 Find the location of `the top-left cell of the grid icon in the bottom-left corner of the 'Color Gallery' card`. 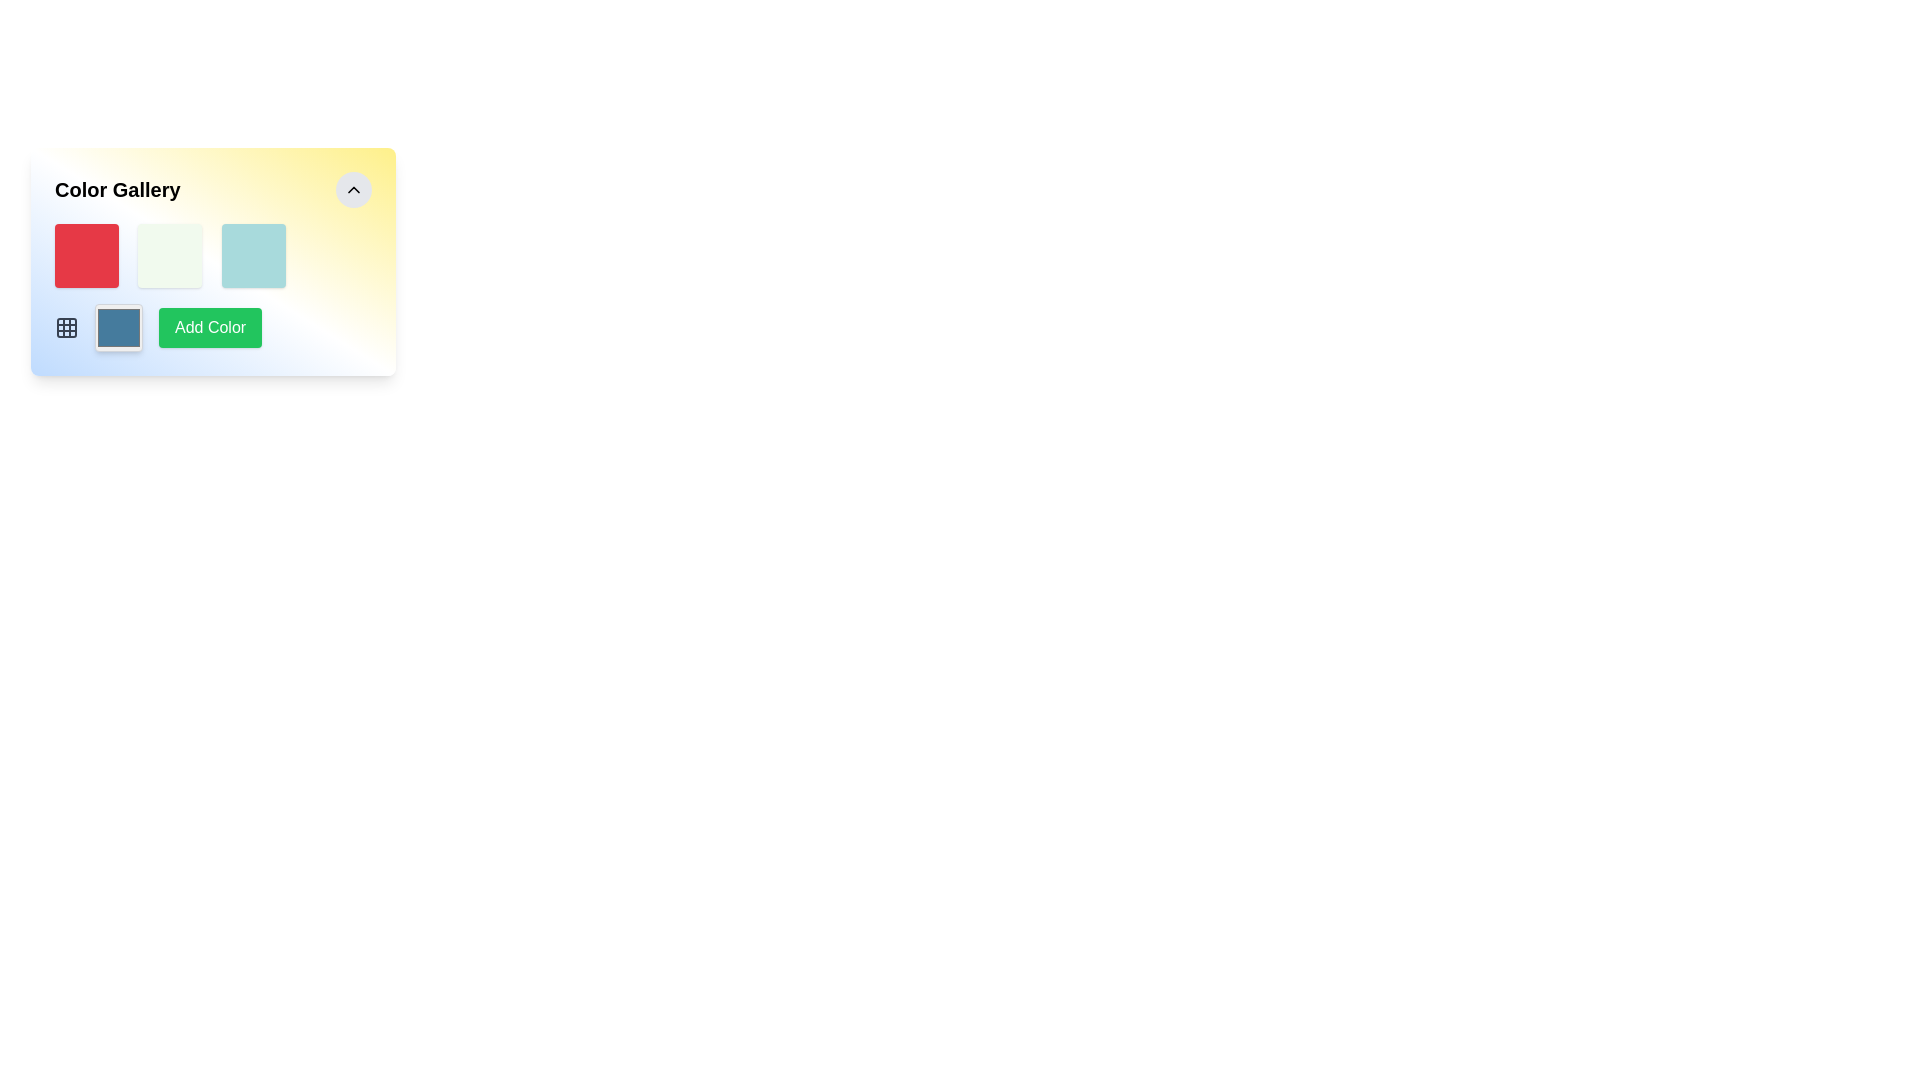

the top-left cell of the grid icon in the bottom-left corner of the 'Color Gallery' card is located at coordinates (67, 326).